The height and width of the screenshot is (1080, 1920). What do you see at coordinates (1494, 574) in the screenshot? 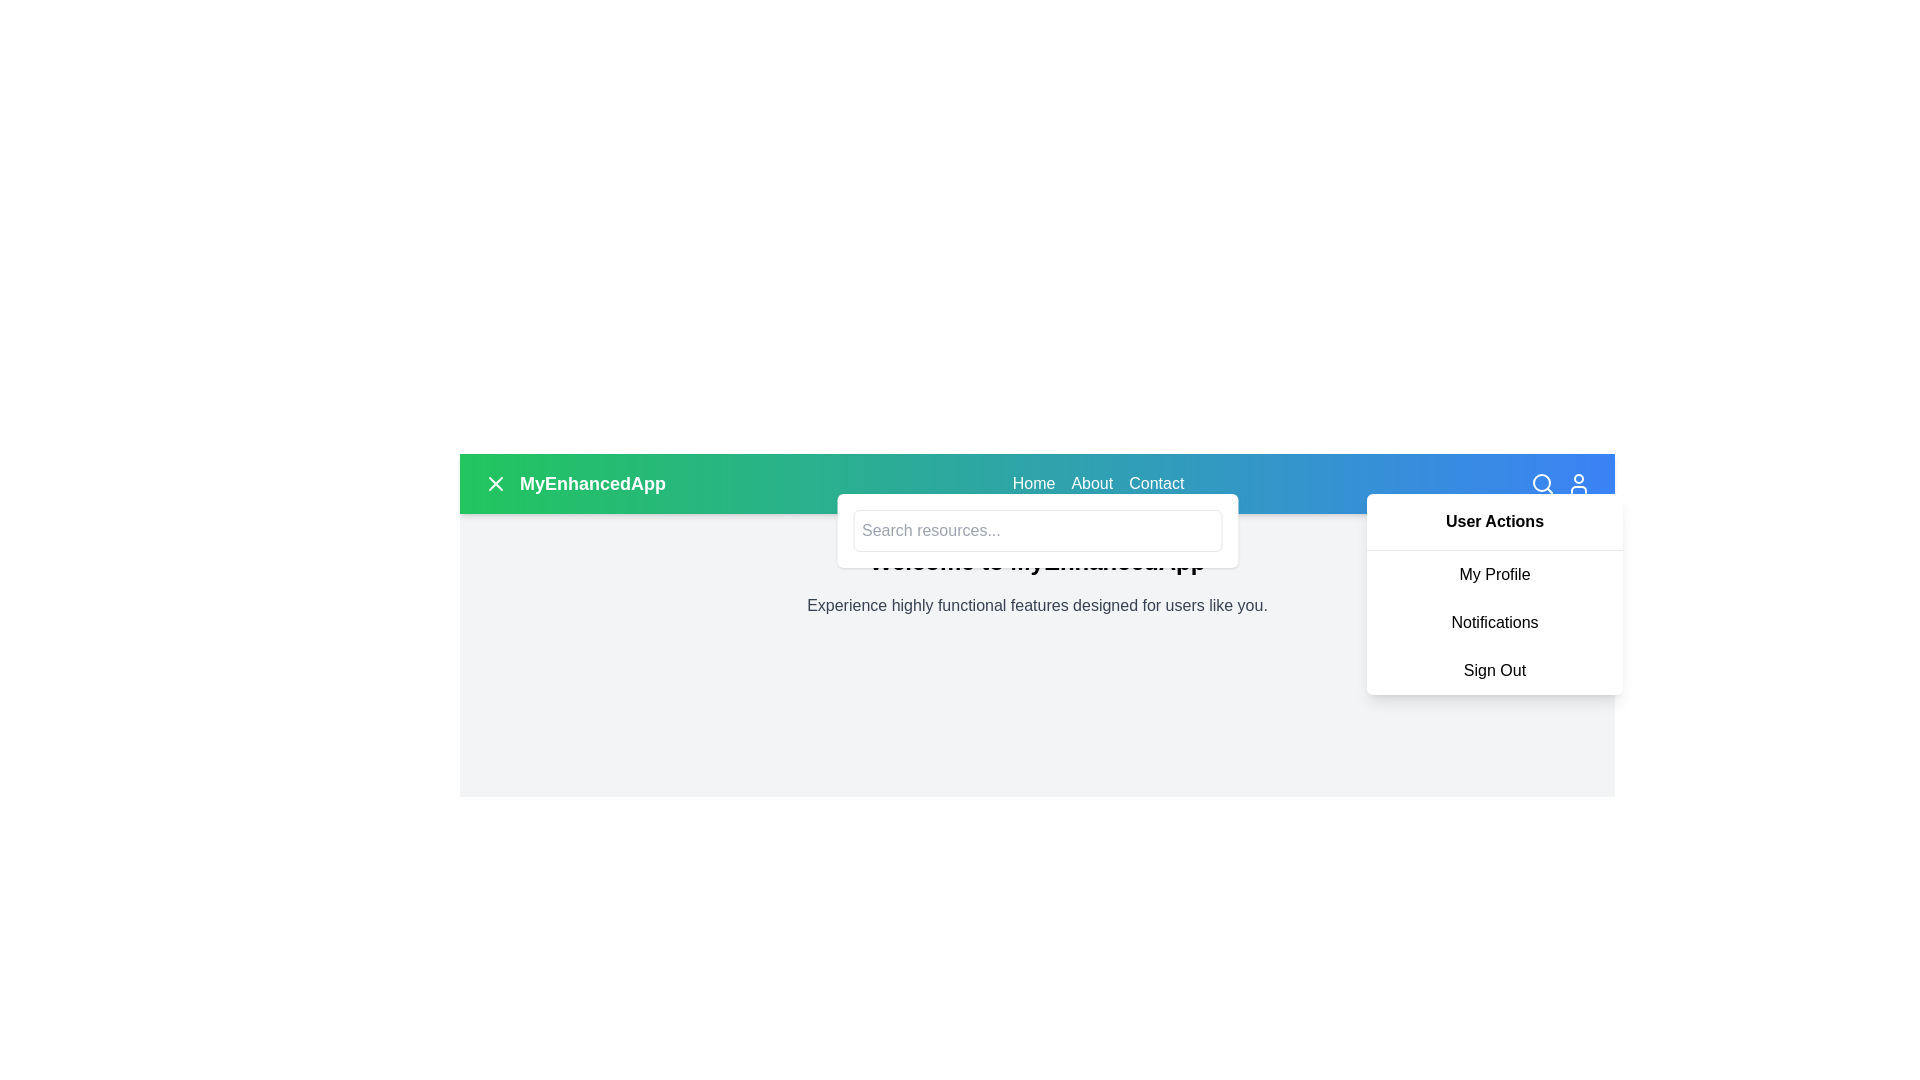
I see `the 'Profile' label in the User Actions dropdown menu to trigger the background color change` at bounding box center [1494, 574].